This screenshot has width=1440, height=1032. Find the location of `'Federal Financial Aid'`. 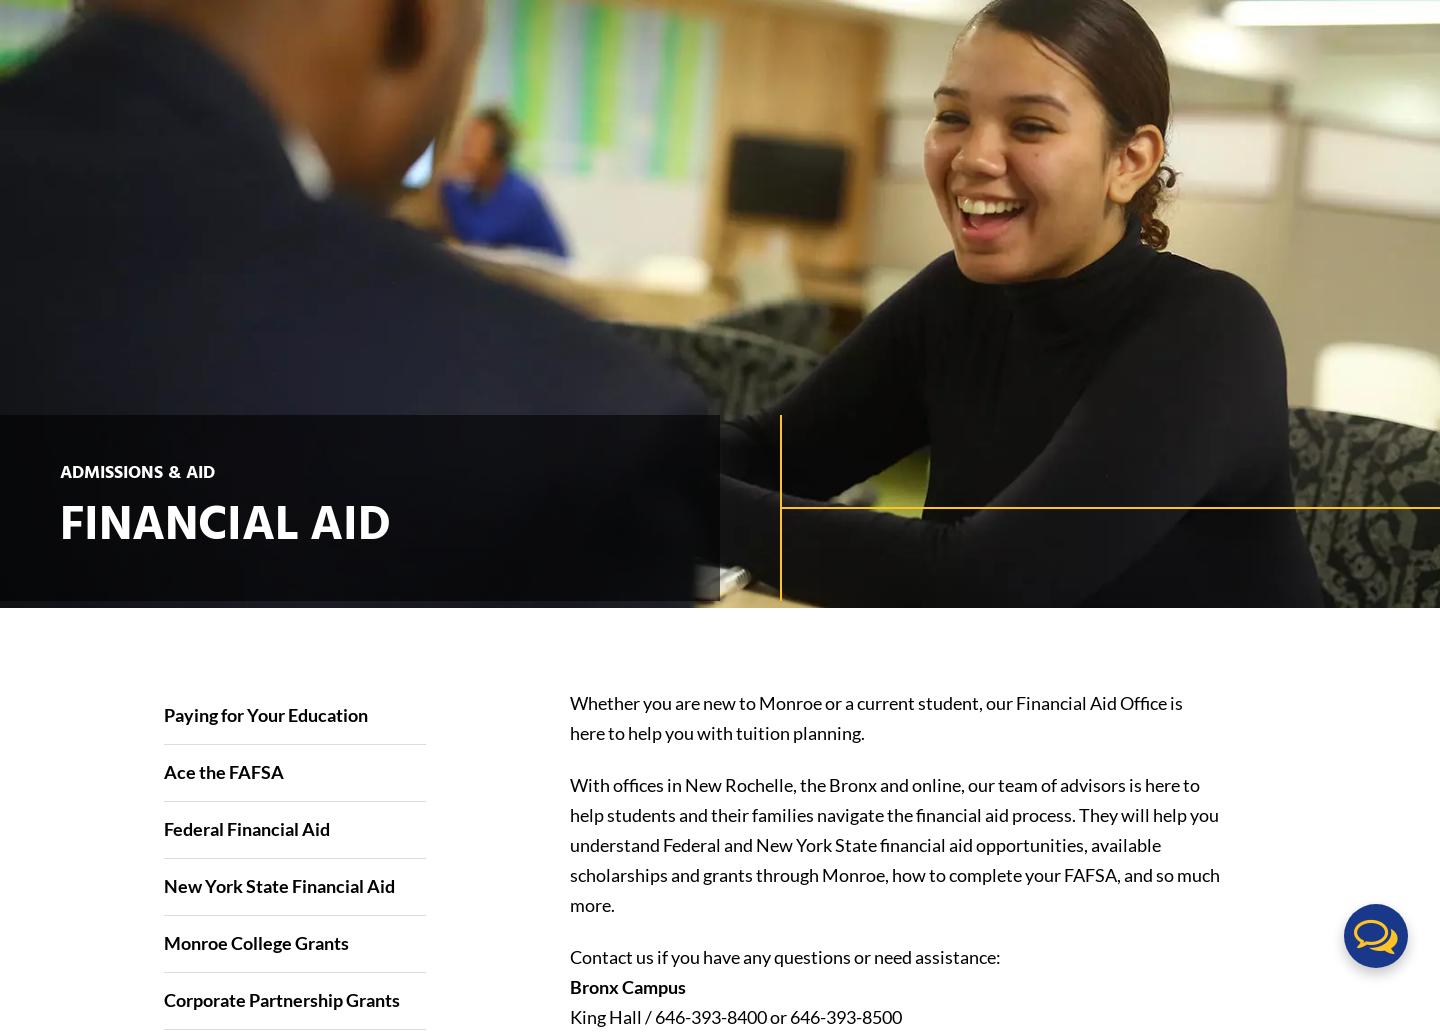

'Federal Financial Aid' is located at coordinates (244, 827).